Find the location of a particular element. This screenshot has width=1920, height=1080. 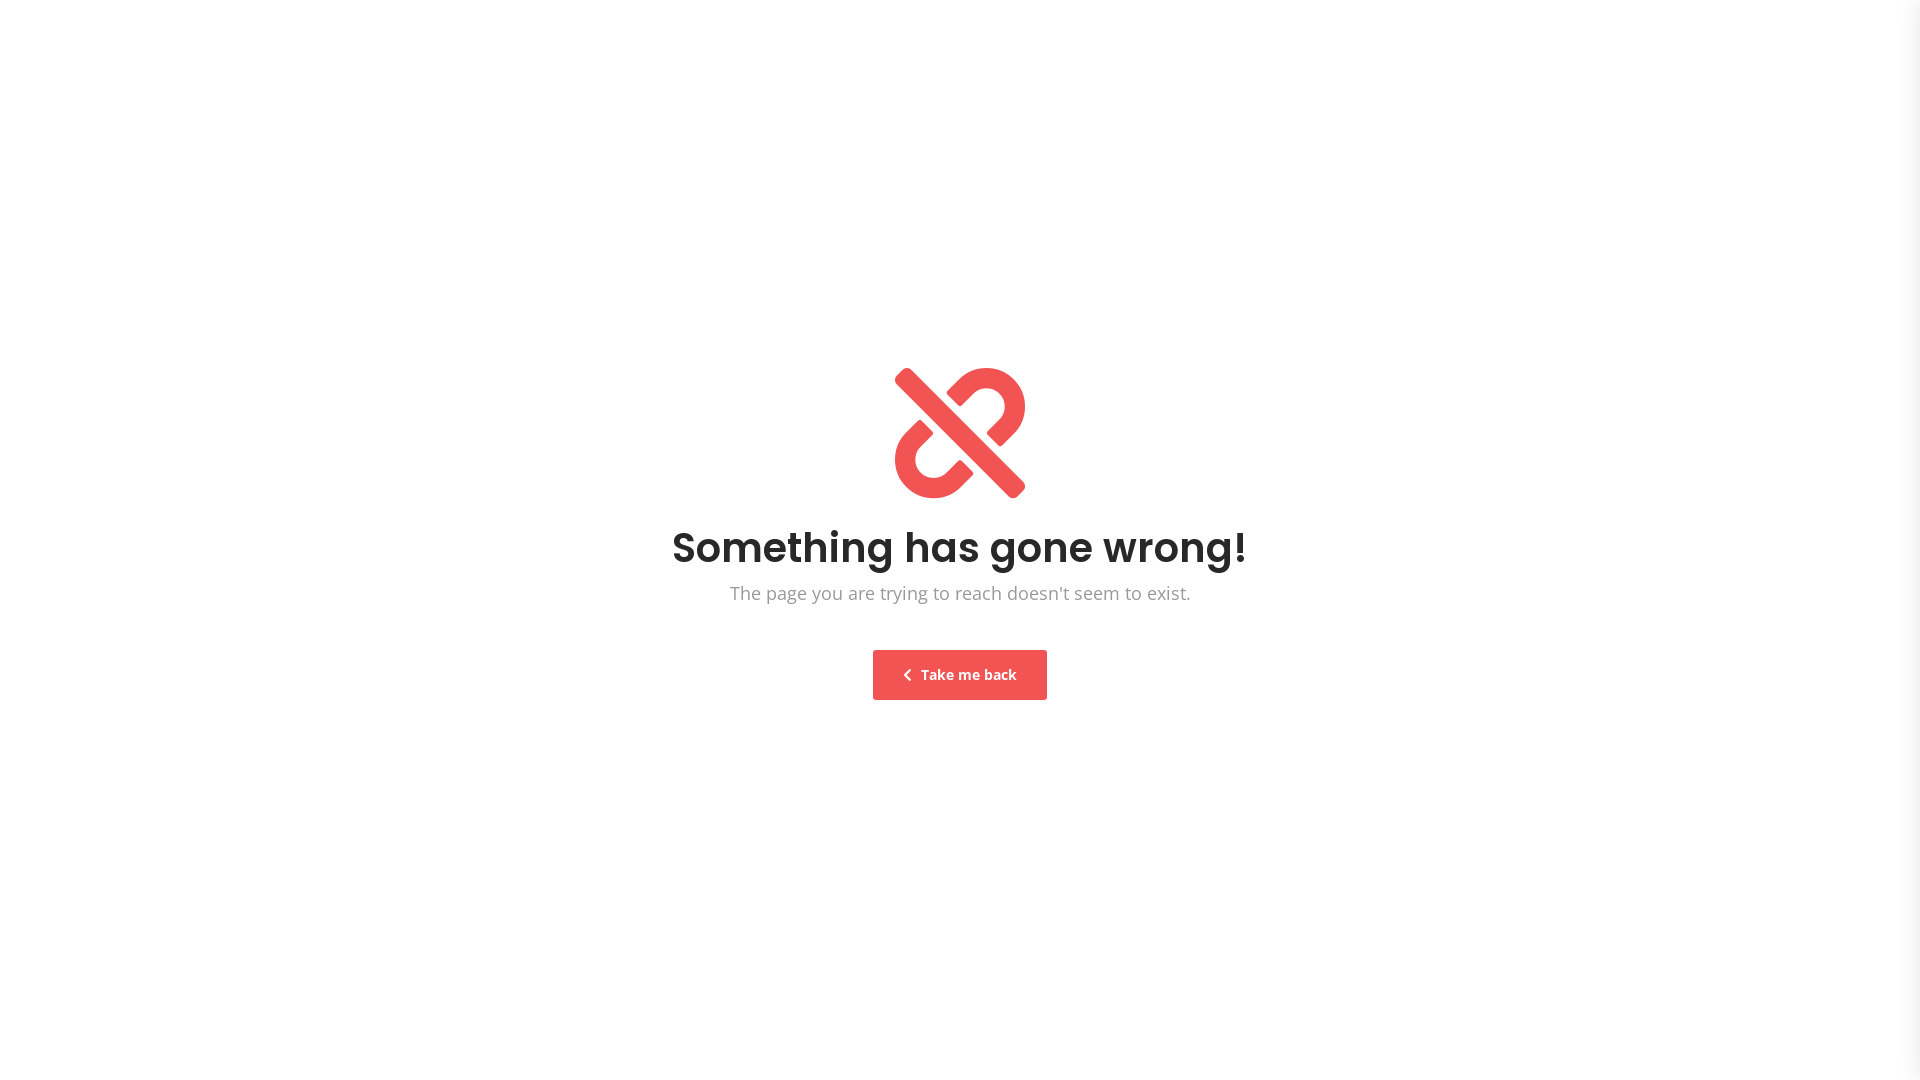

'Take me back' is located at coordinates (960, 675).